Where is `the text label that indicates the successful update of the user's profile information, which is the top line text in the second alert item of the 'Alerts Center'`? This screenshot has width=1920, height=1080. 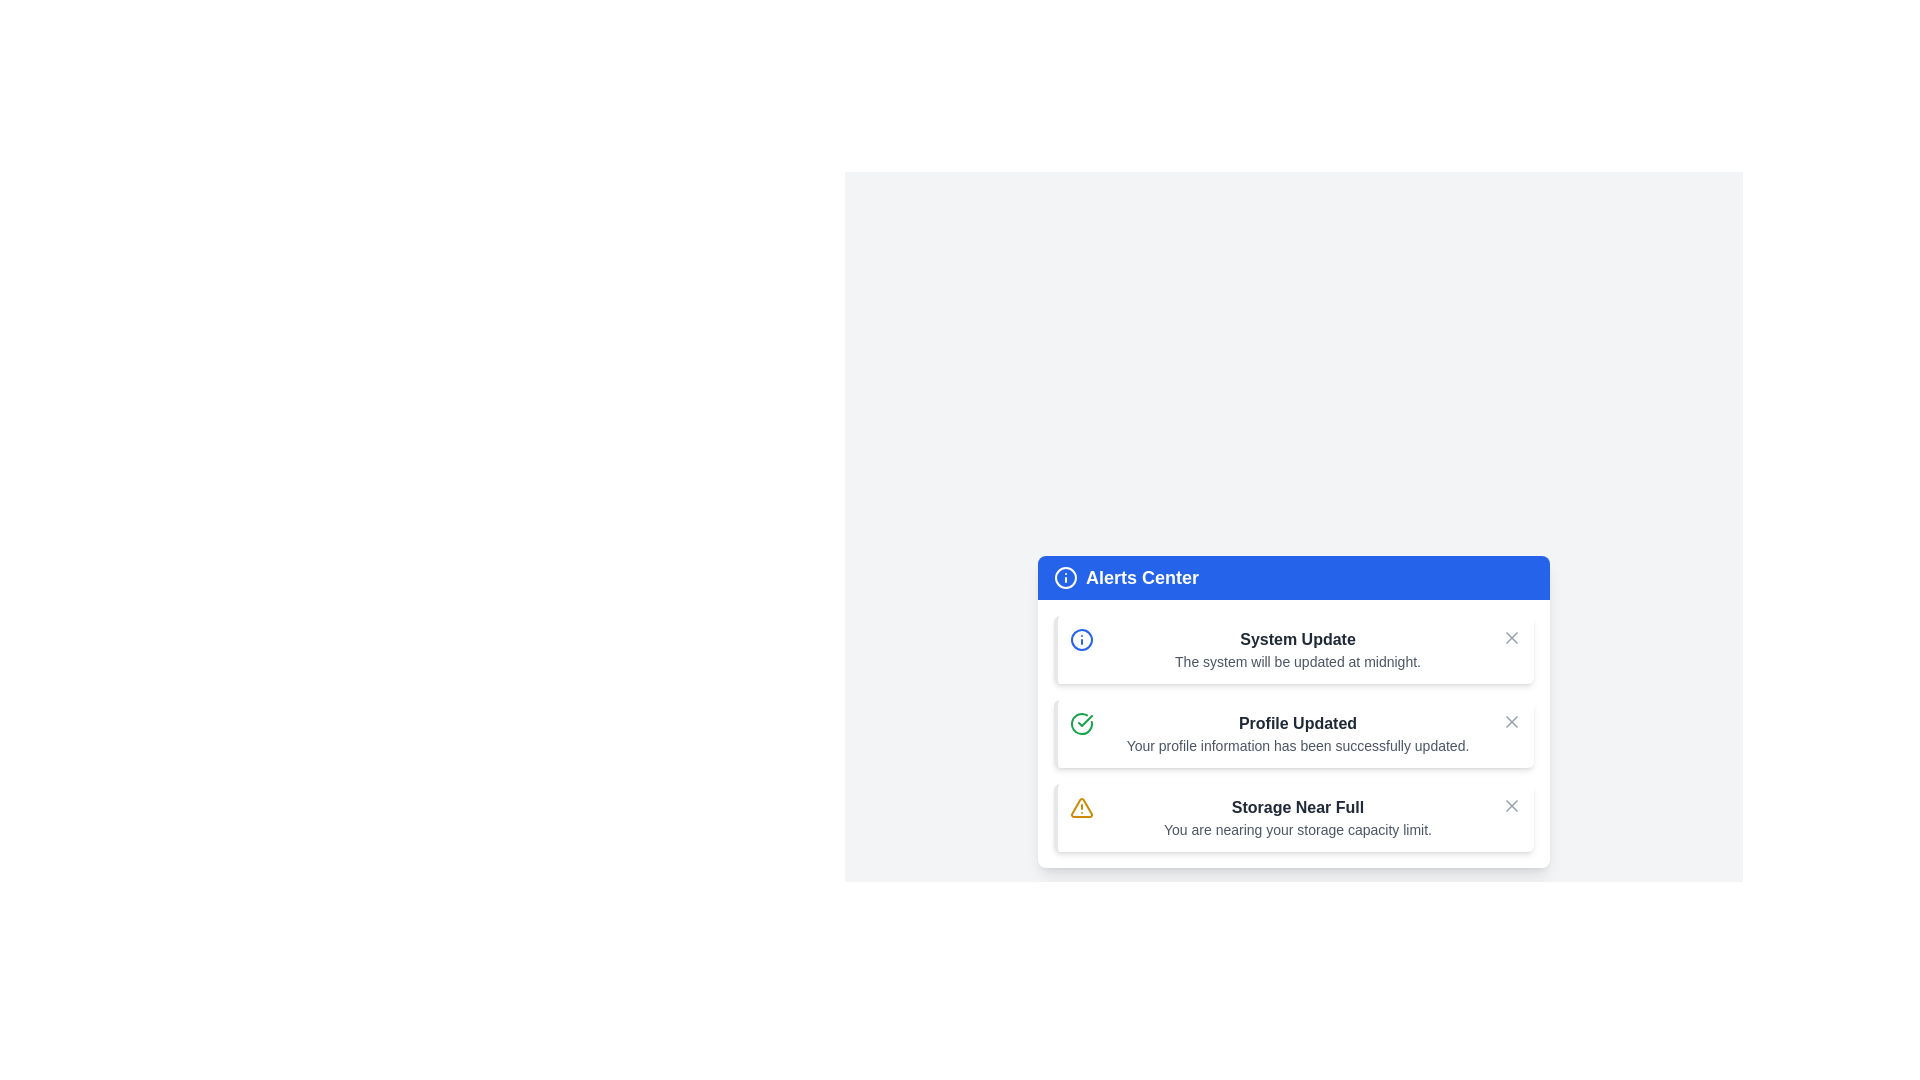 the text label that indicates the successful update of the user's profile information, which is the top line text in the second alert item of the 'Alerts Center' is located at coordinates (1297, 724).